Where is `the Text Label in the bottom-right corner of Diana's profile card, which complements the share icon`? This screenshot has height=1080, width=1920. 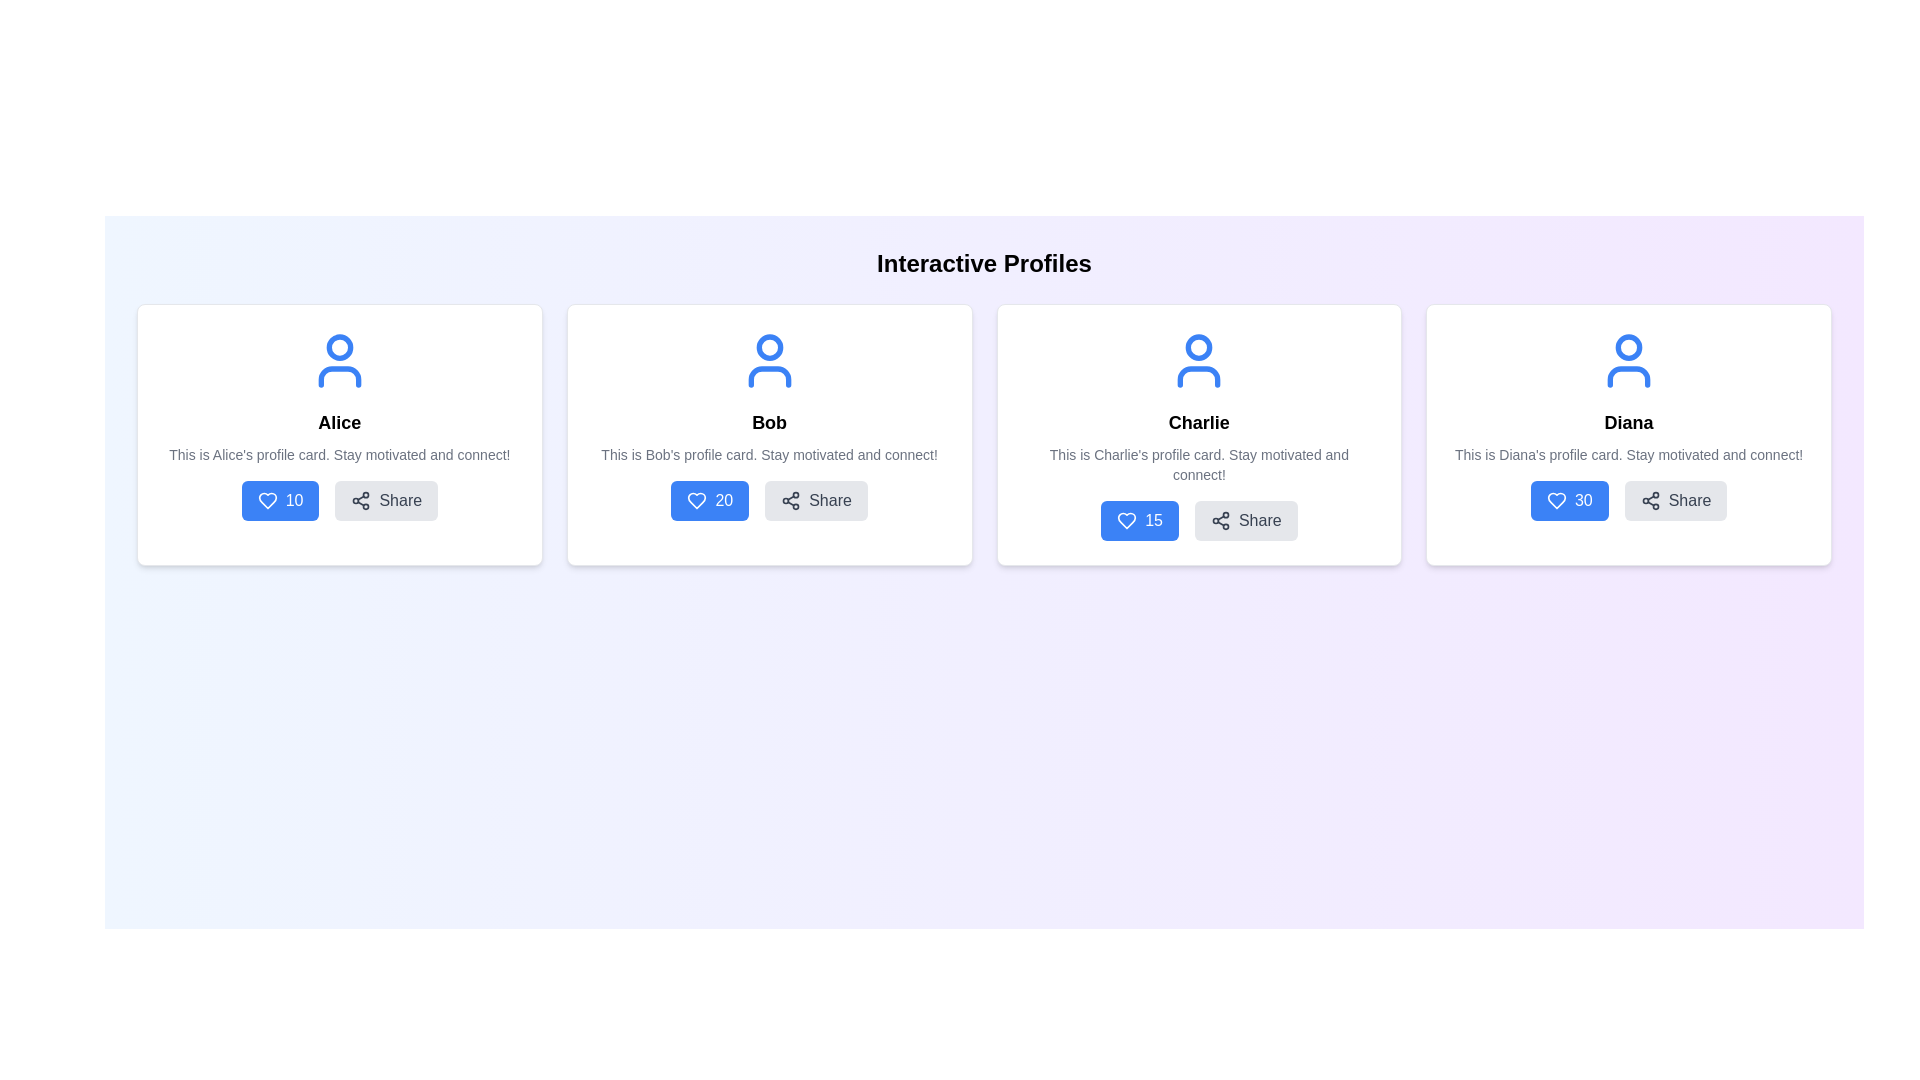
the Text Label in the bottom-right corner of Diana's profile card, which complements the share icon is located at coordinates (1688, 500).